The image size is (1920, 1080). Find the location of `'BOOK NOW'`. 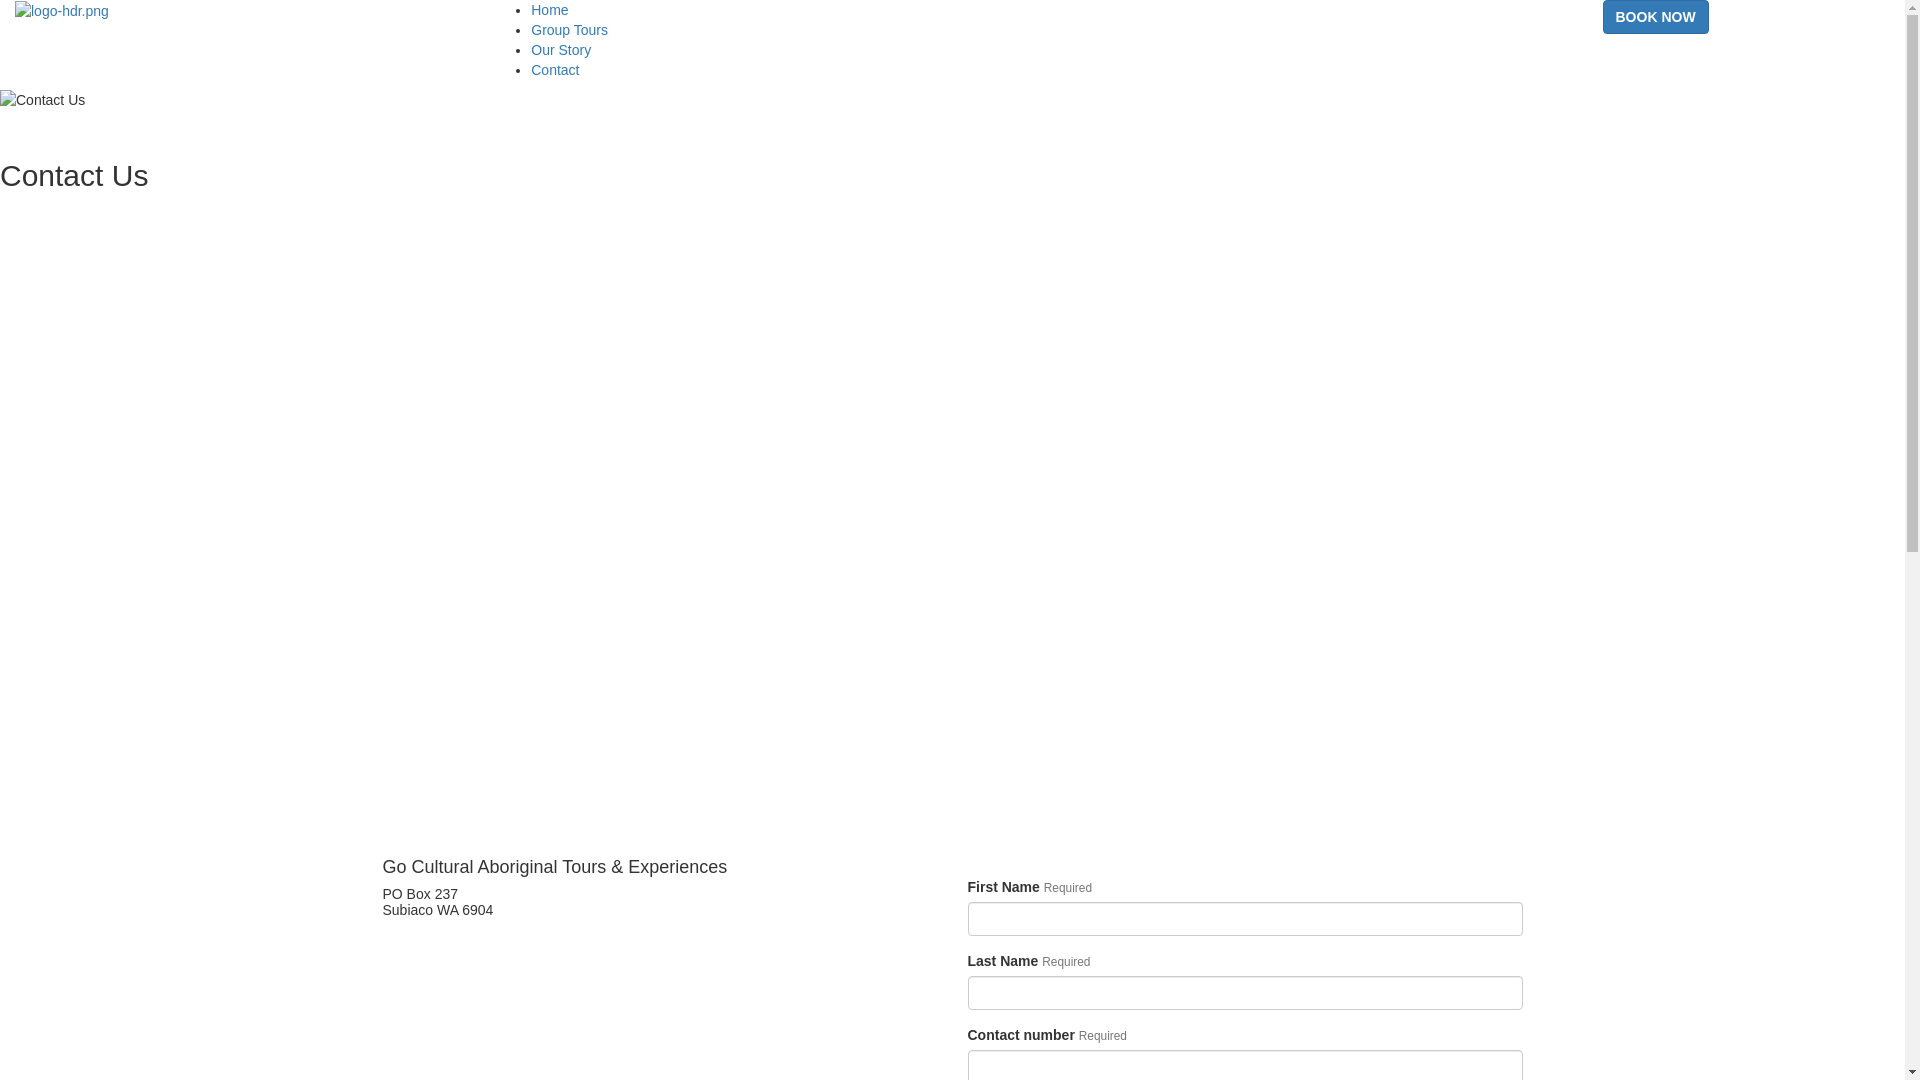

'BOOK NOW' is located at coordinates (1655, 16).